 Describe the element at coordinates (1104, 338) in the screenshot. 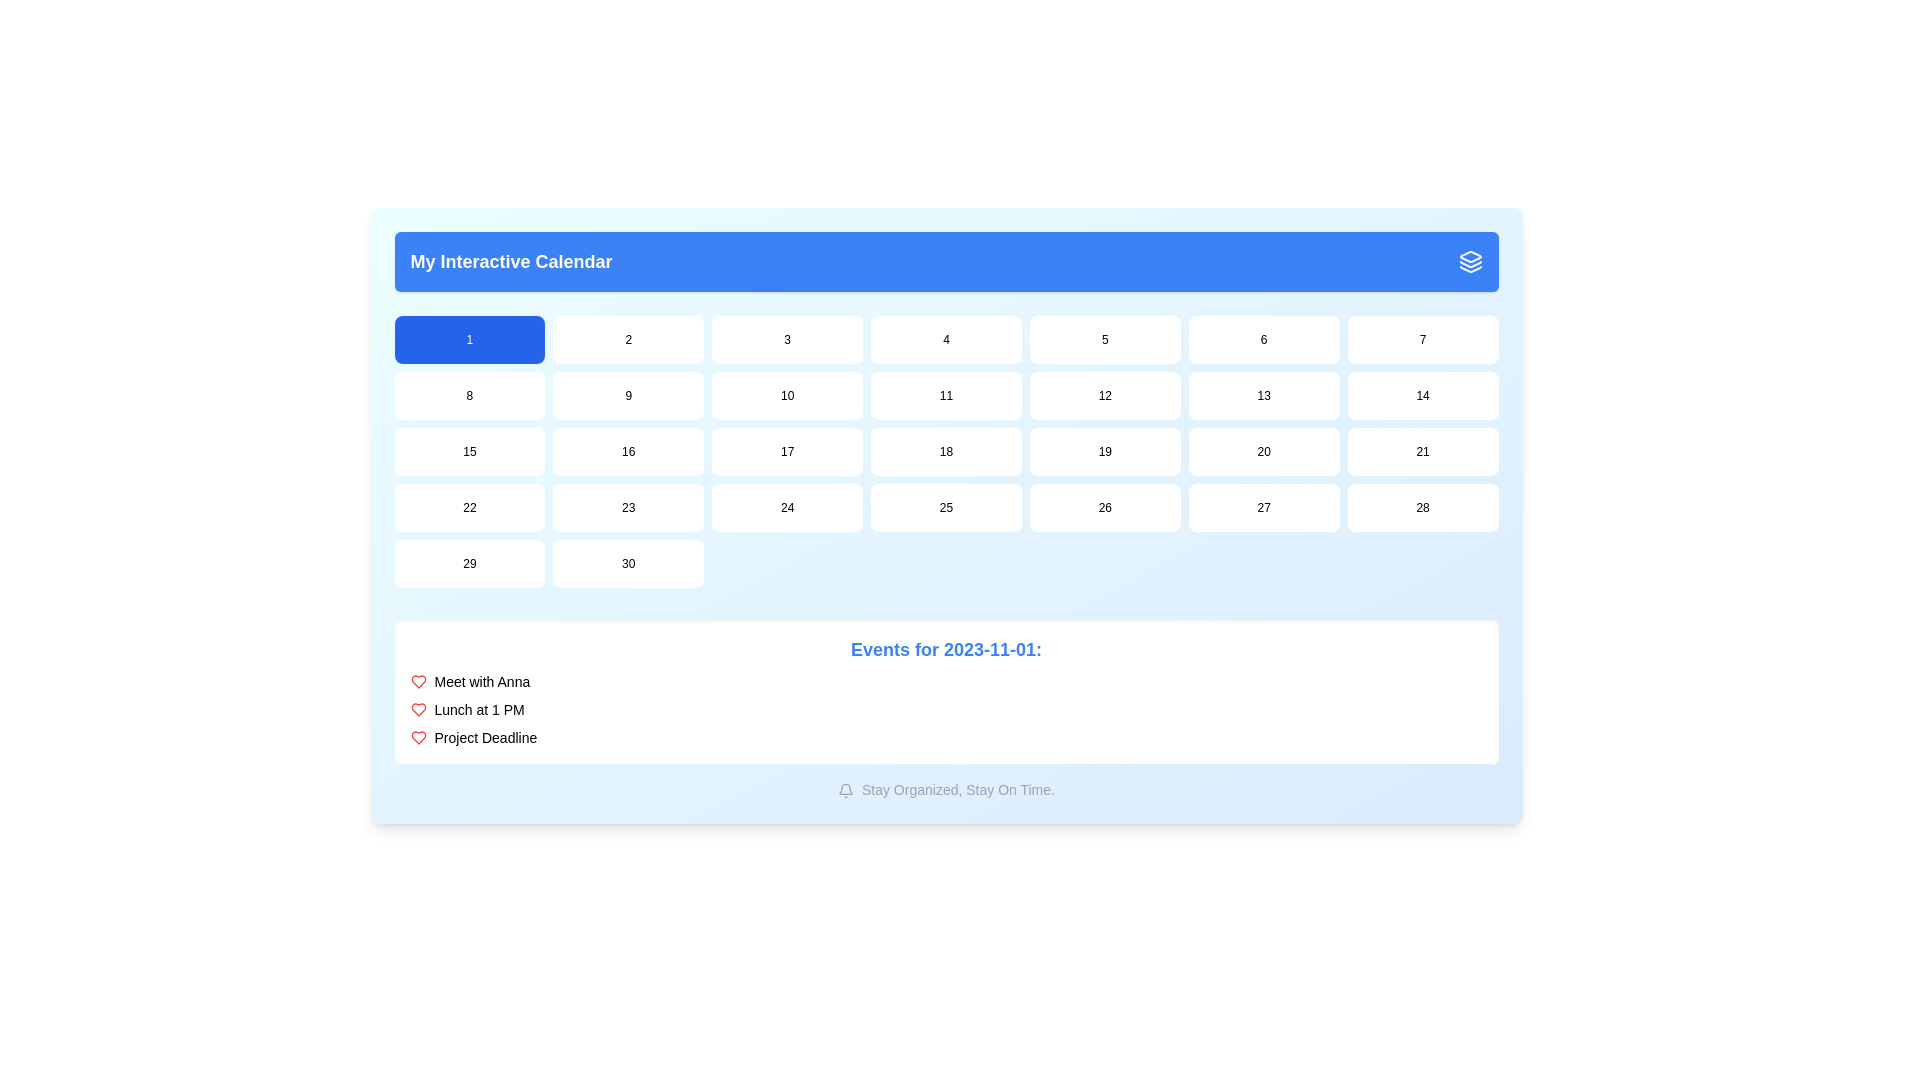

I see `the rectangular button with a white background displaying the number '5'` at that location.